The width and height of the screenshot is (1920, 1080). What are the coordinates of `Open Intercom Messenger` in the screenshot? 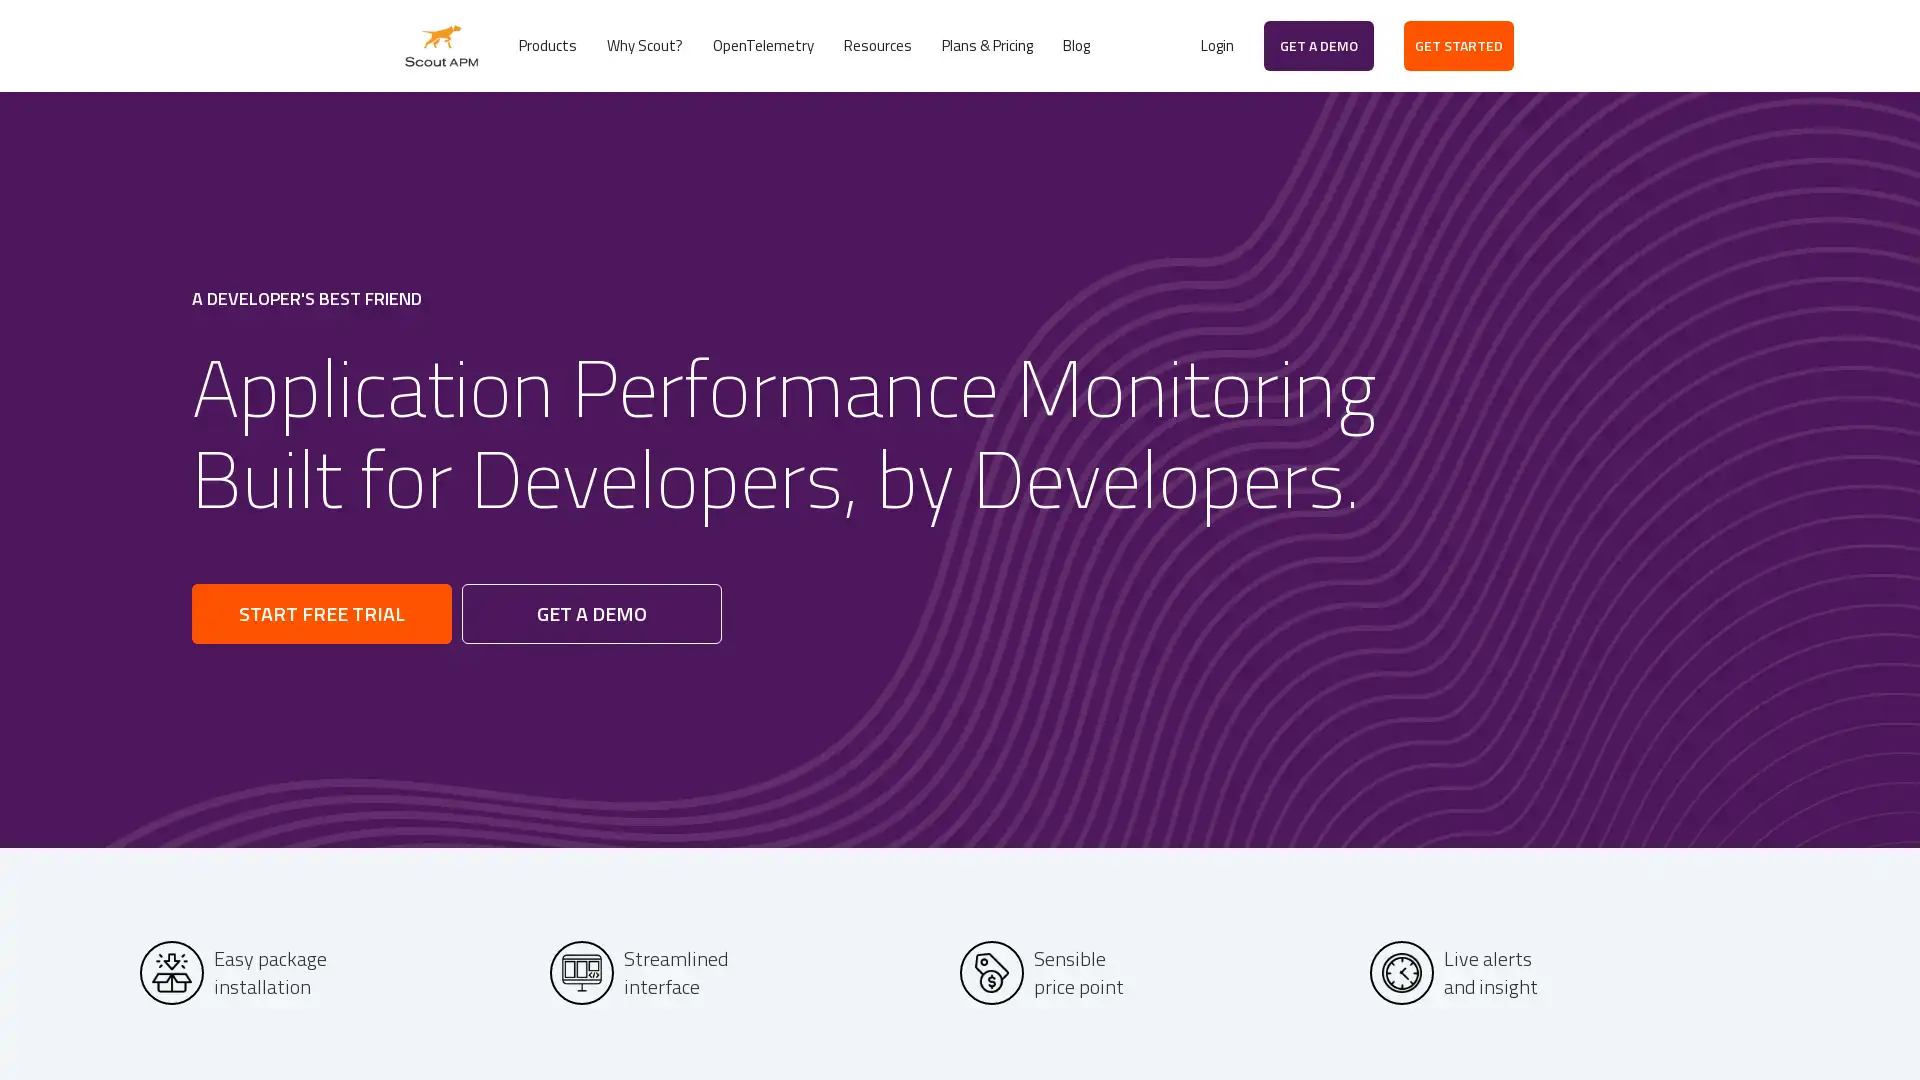 It's located at (1869, 1029).